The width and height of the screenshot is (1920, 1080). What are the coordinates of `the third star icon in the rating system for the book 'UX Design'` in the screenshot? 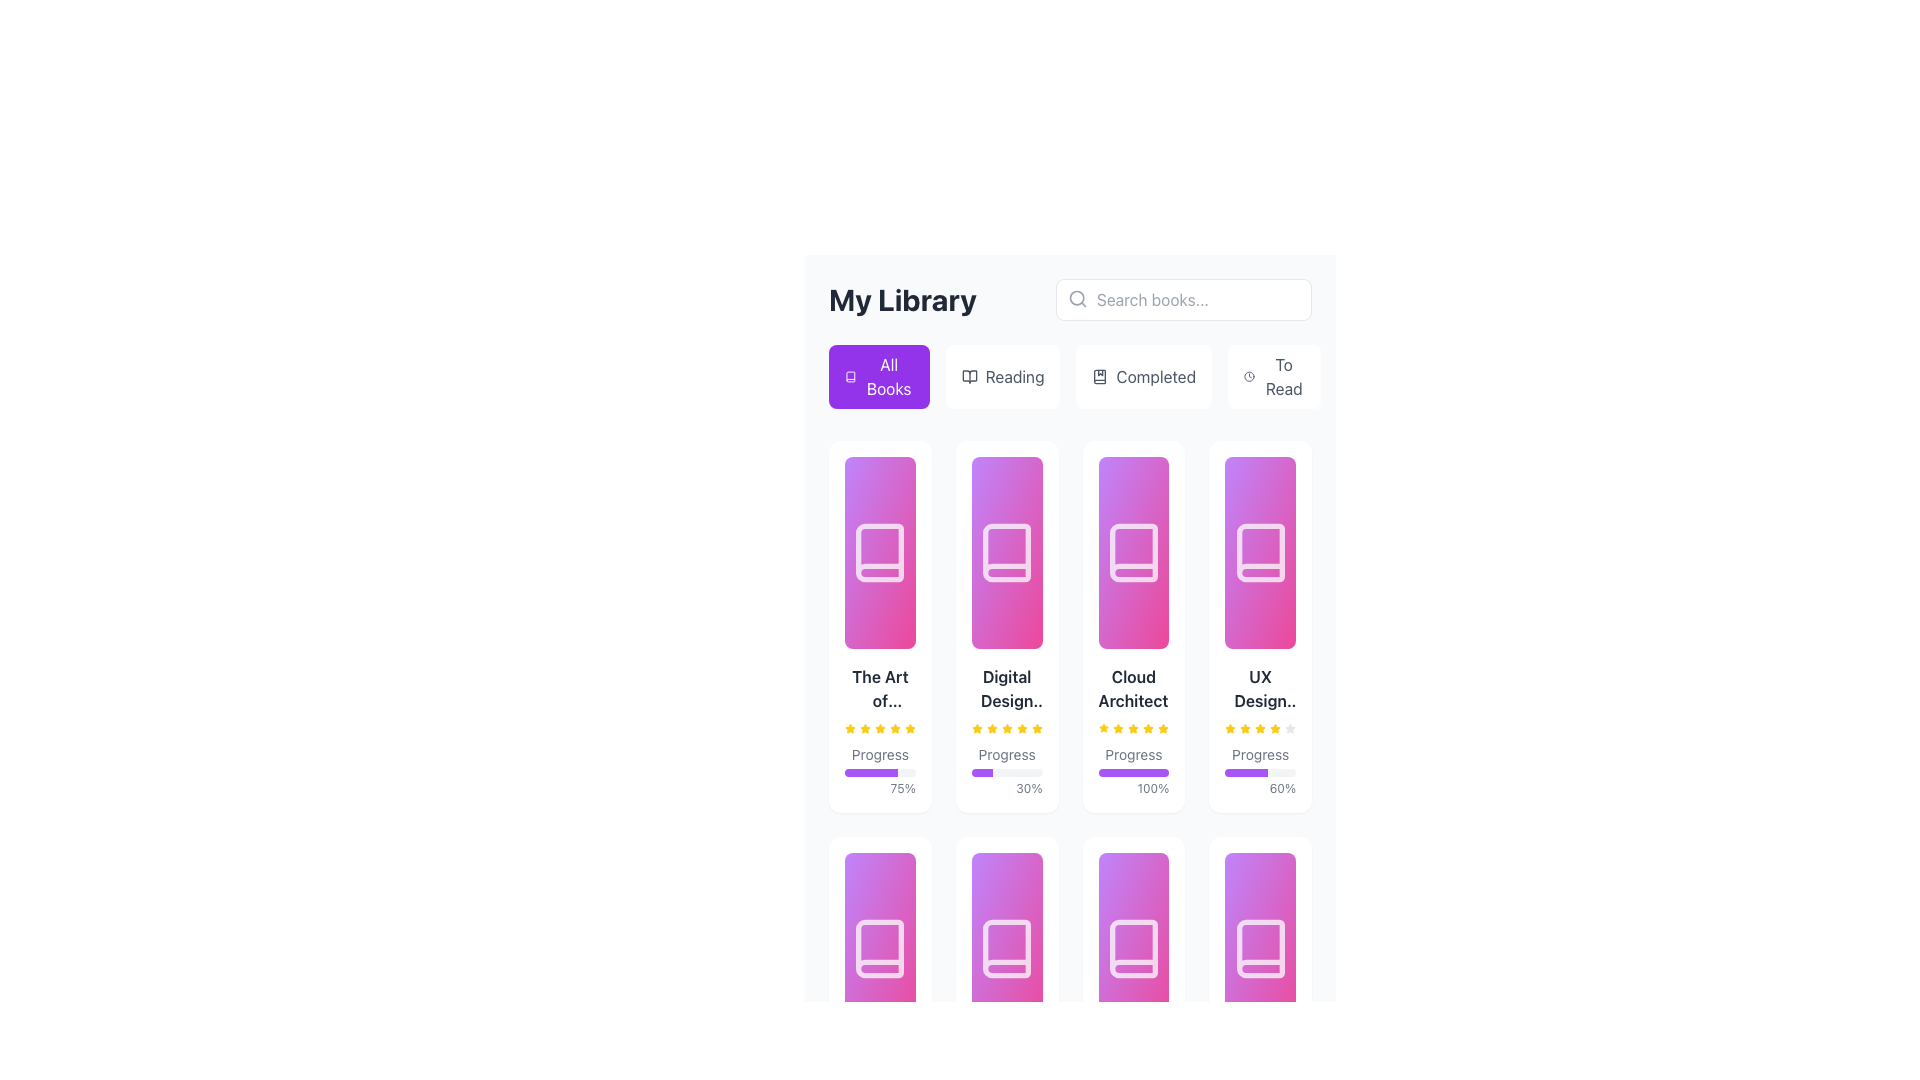 It's located at (1229, 728).